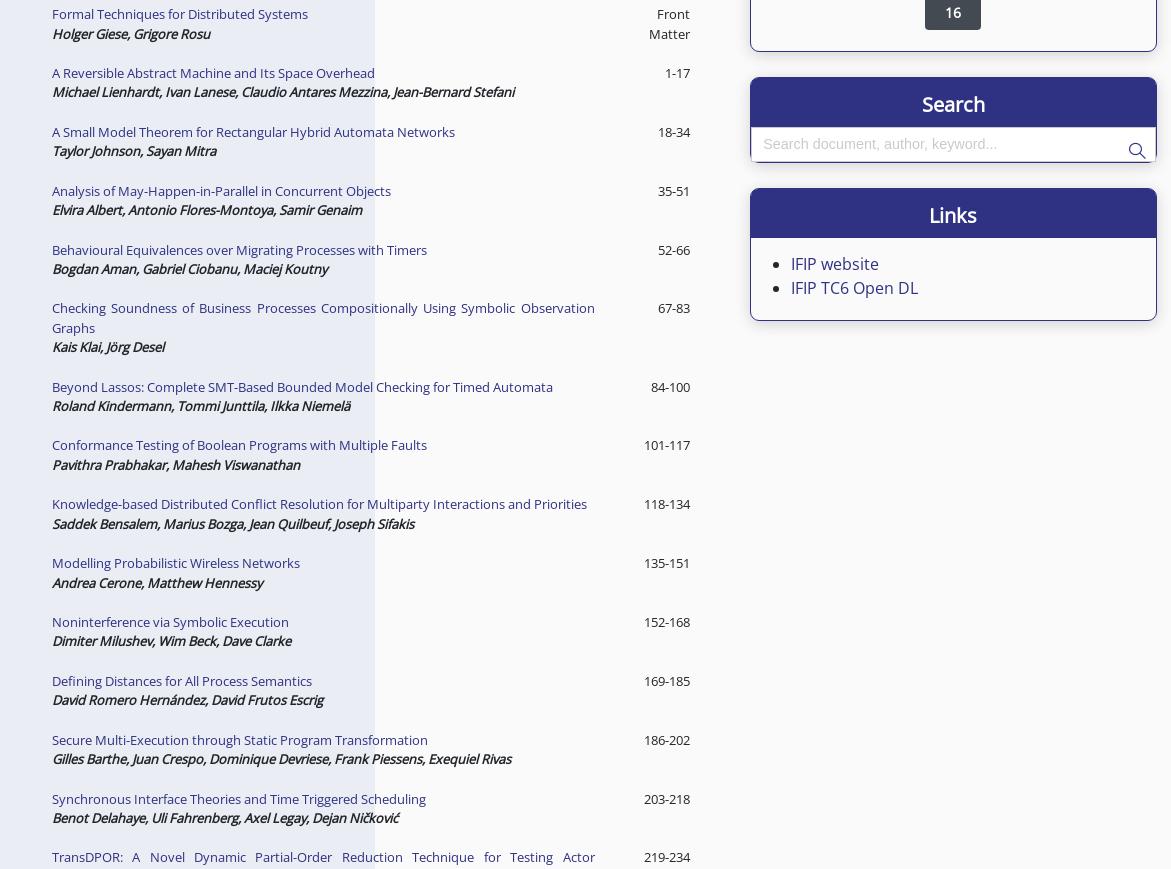 The width and height of the screenshot is (1171, 869). What do you see at coordinates (168, 620) in the screenshot?
I see `'Noninterference via Symbolic Execution'` at bounding box center [168, 620].